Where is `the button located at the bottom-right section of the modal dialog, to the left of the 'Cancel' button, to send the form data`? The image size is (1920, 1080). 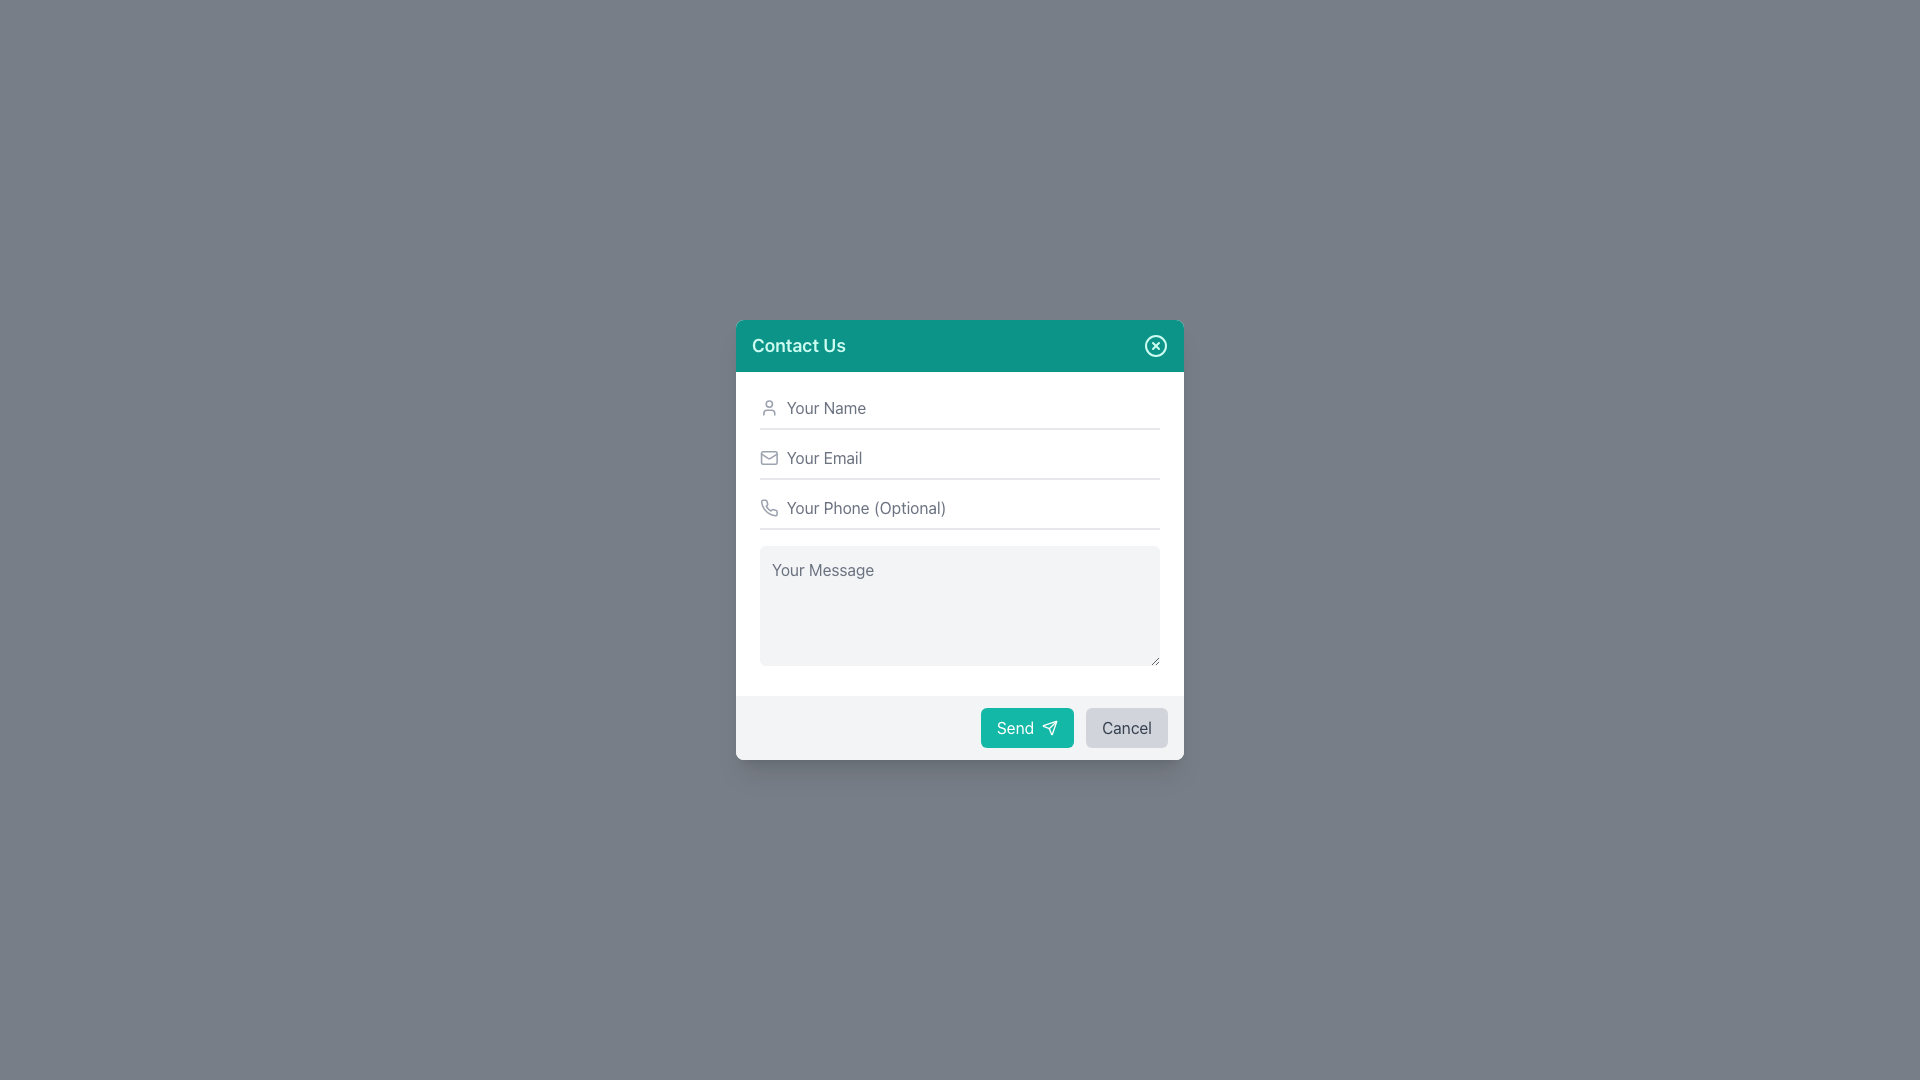
the button located at the bottom-right section of the modal dialog, to the left of the 'Cancel' button, to send the form data is located at coordinates (1027, 728).